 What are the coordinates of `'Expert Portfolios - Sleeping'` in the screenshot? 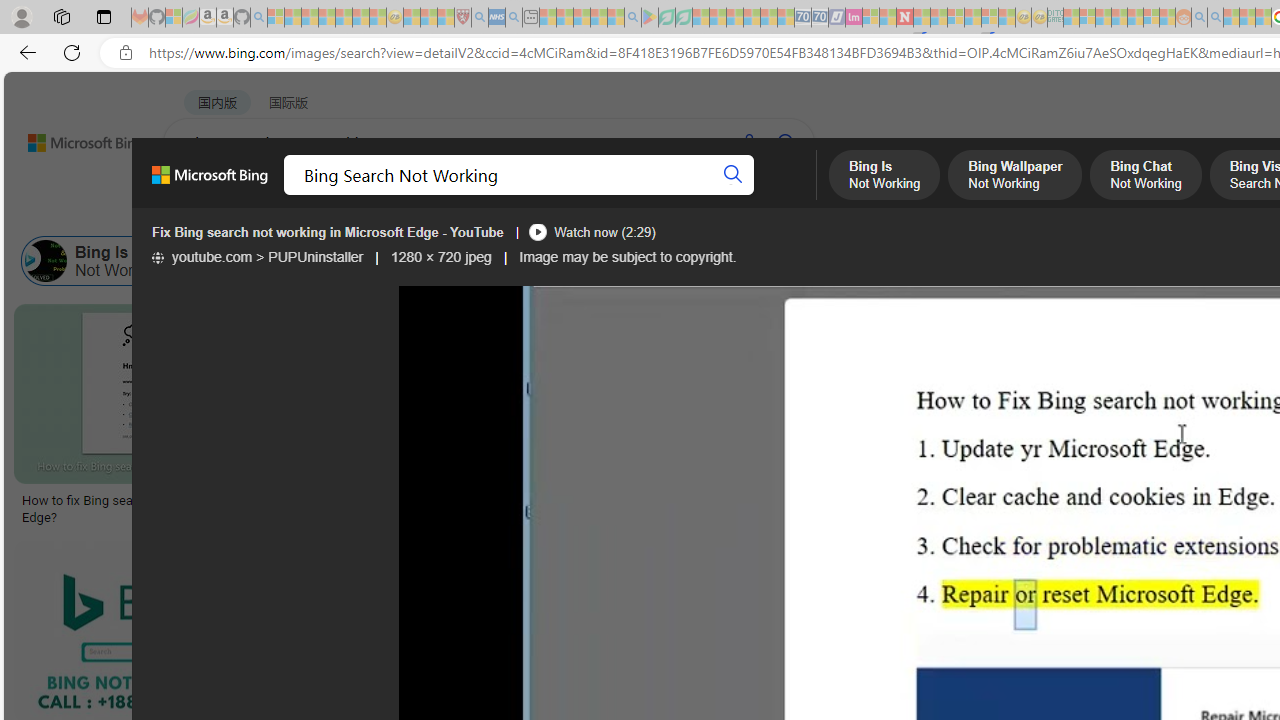 It's located at (1120, 17).